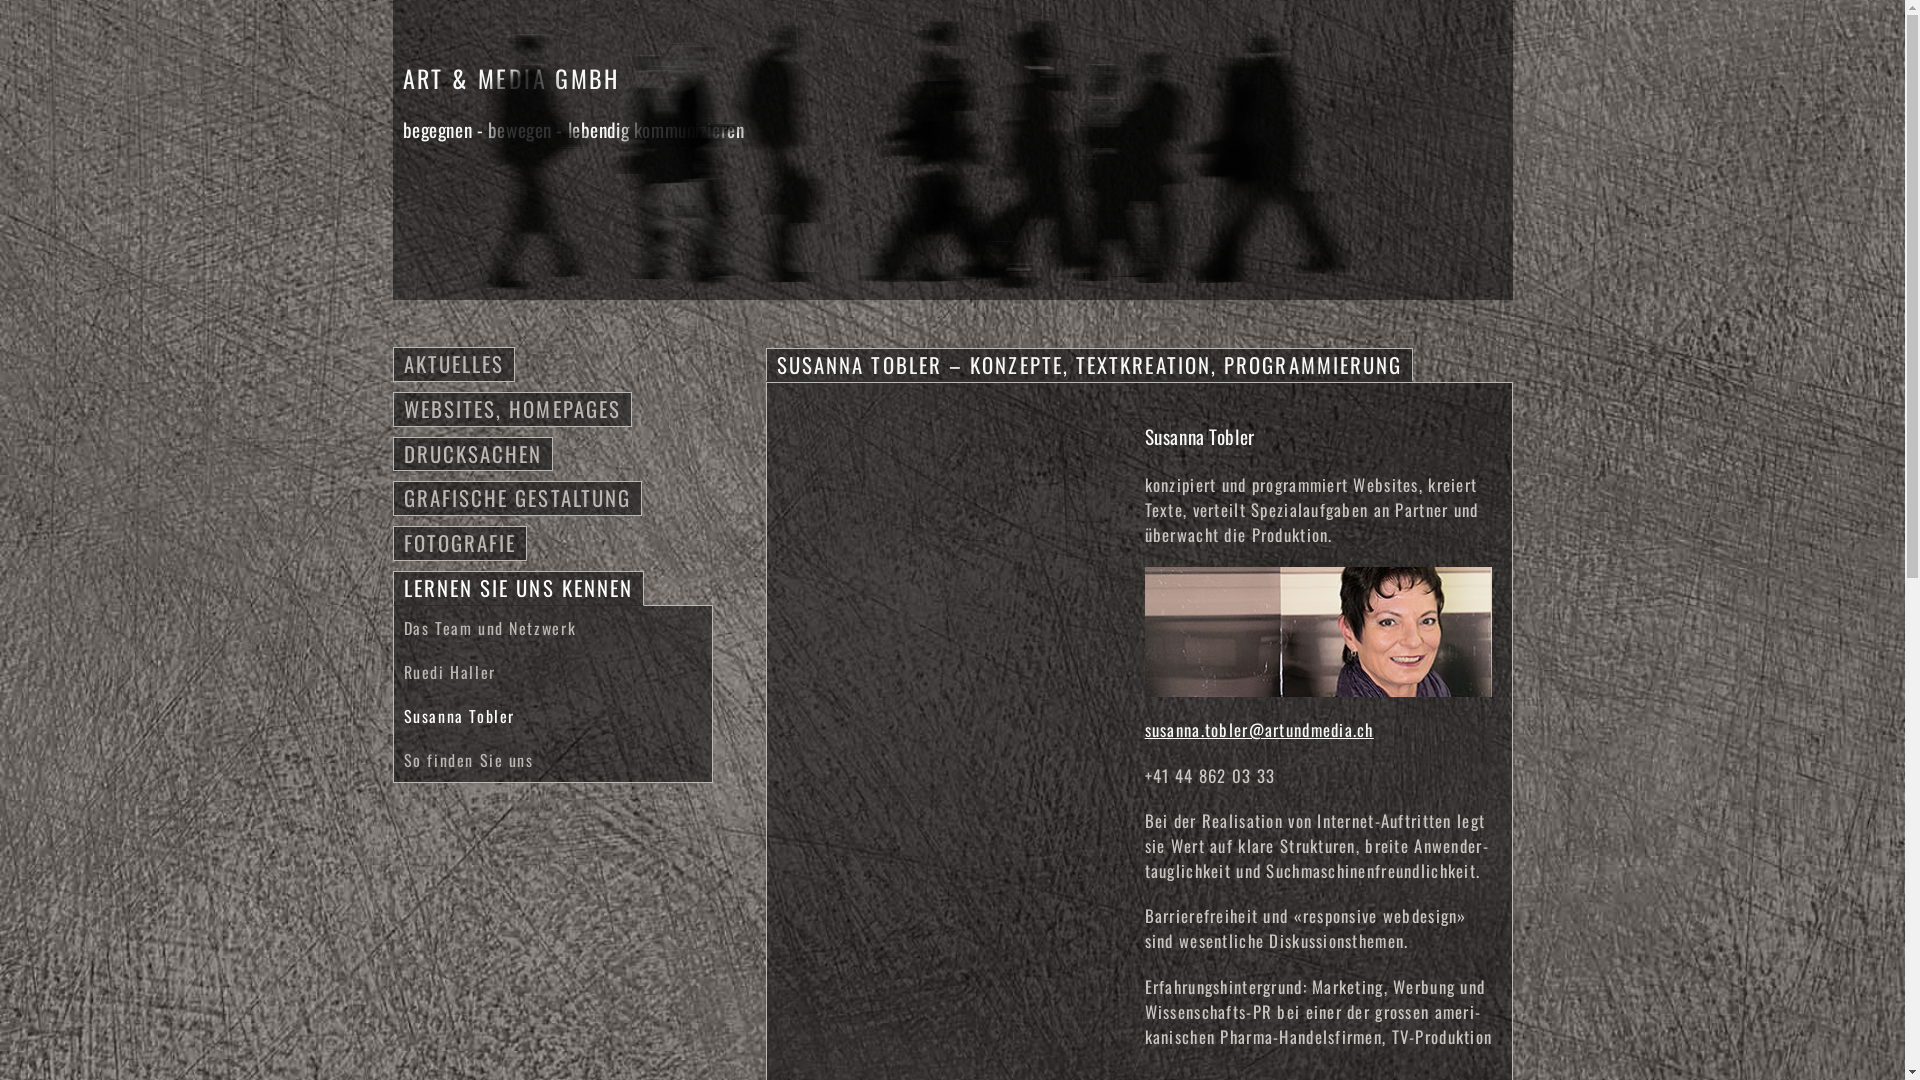  What do you see at coordinates (513, 407) in the screenshot?
I see `'WEBSITES, HOMEPAGES'` at bounding box center [513, 407].